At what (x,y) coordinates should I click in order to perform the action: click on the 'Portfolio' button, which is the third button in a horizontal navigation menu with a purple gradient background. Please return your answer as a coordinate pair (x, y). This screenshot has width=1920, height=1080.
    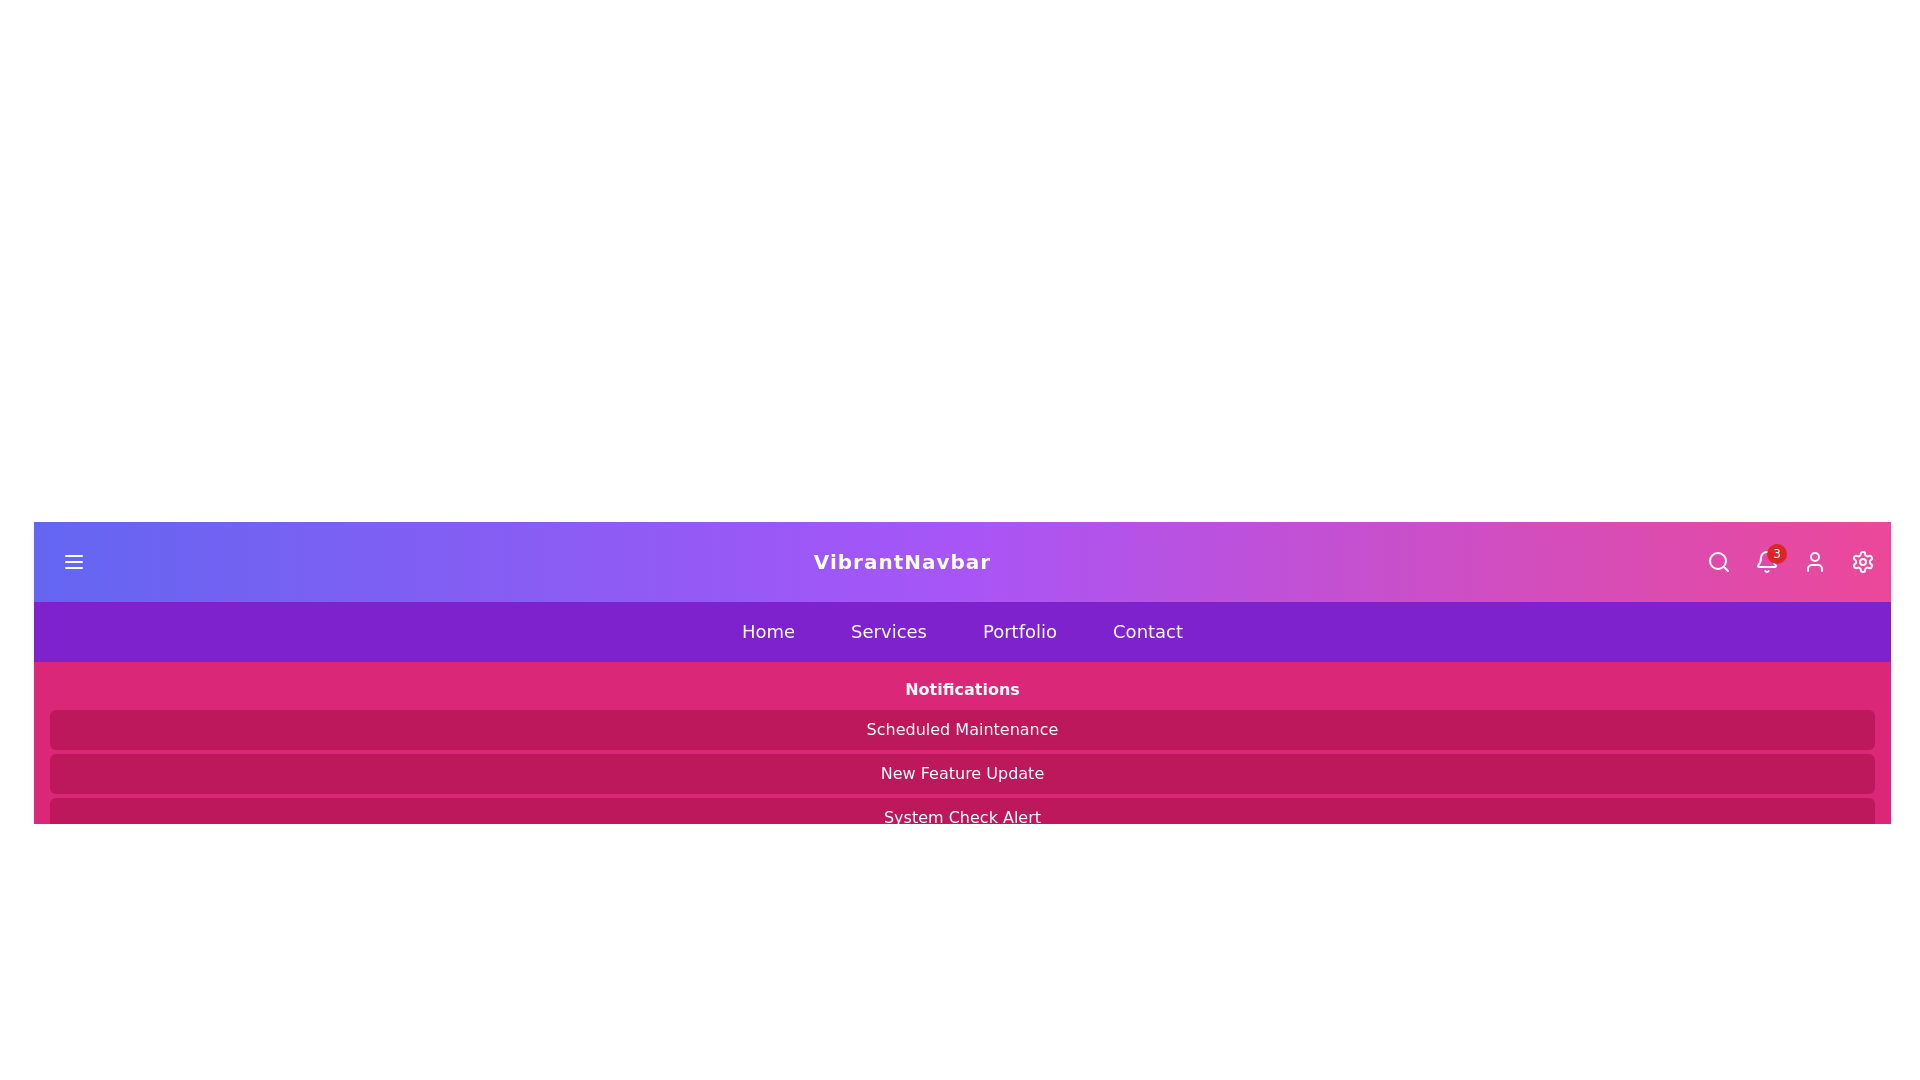
    Looking at the image, I should click on (1020, 632).